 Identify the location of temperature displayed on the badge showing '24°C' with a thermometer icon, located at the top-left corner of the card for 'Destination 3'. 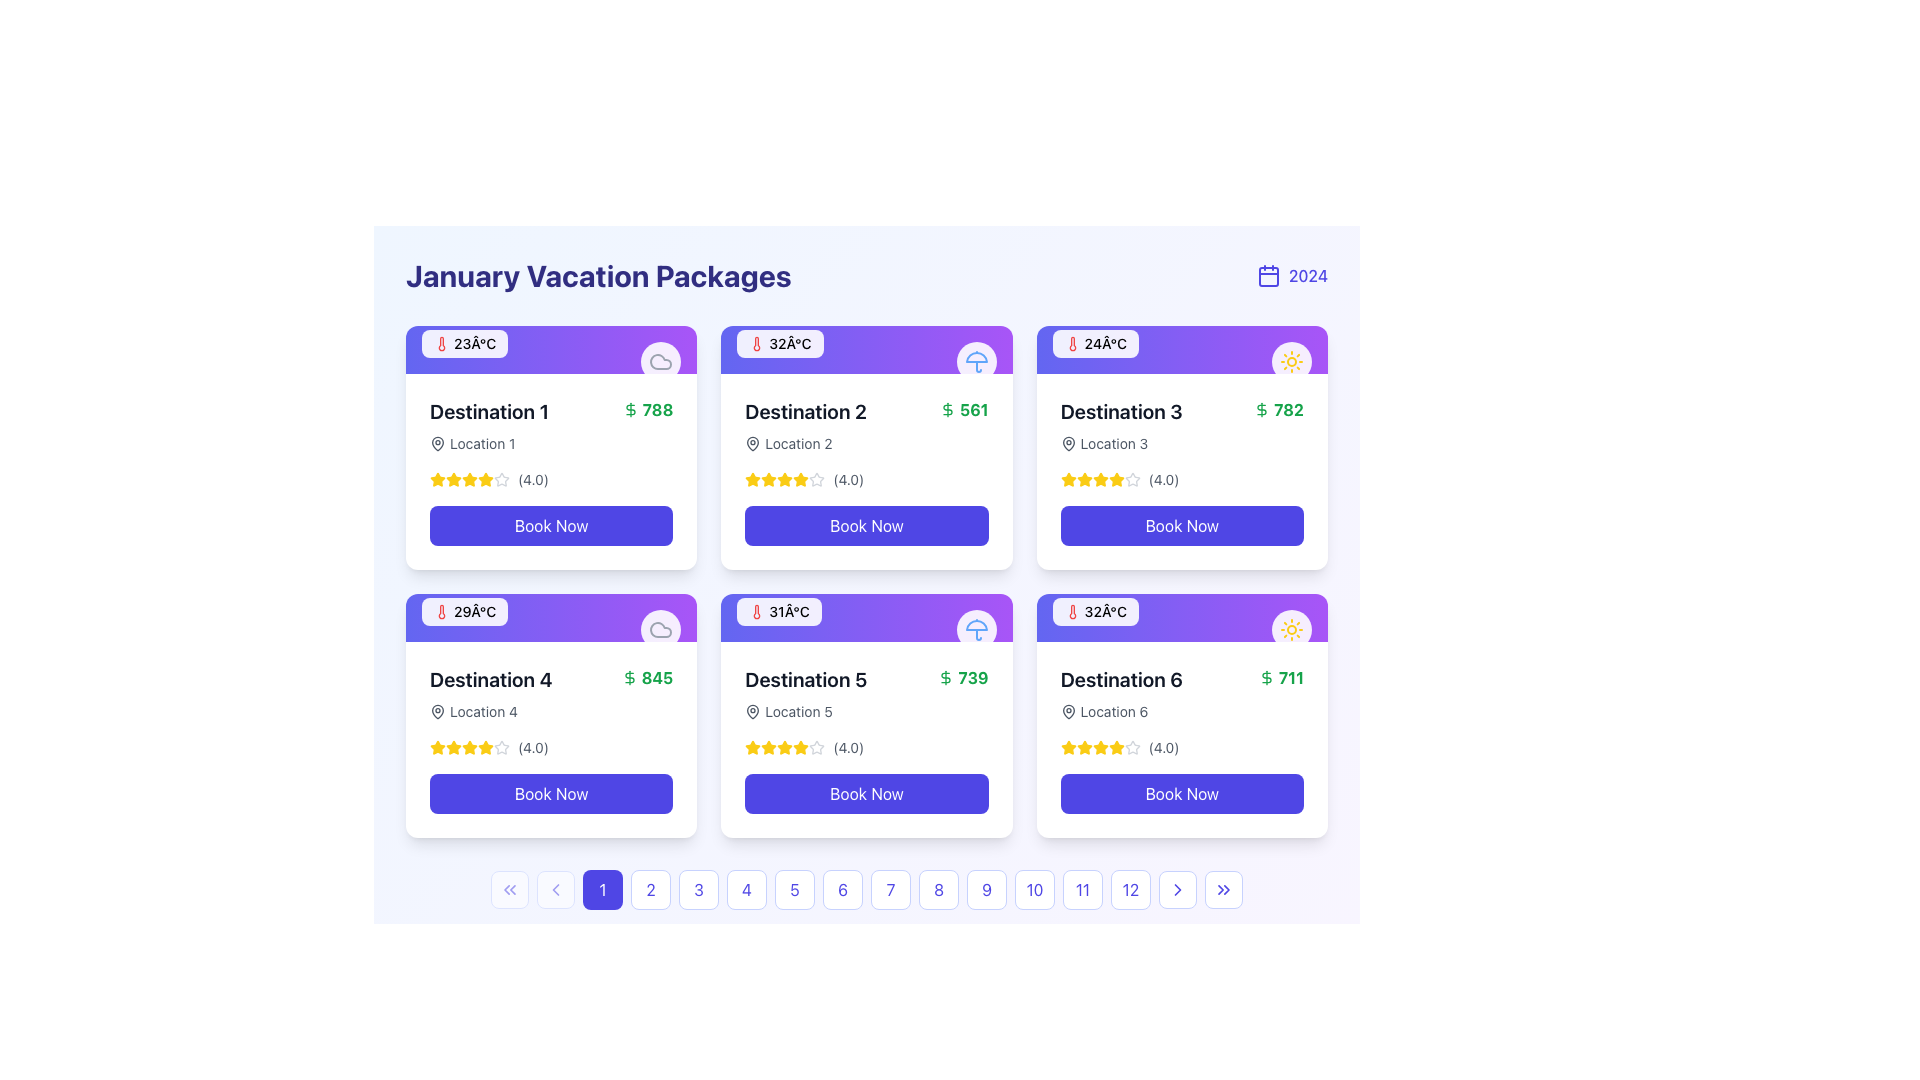
(1094, 342).